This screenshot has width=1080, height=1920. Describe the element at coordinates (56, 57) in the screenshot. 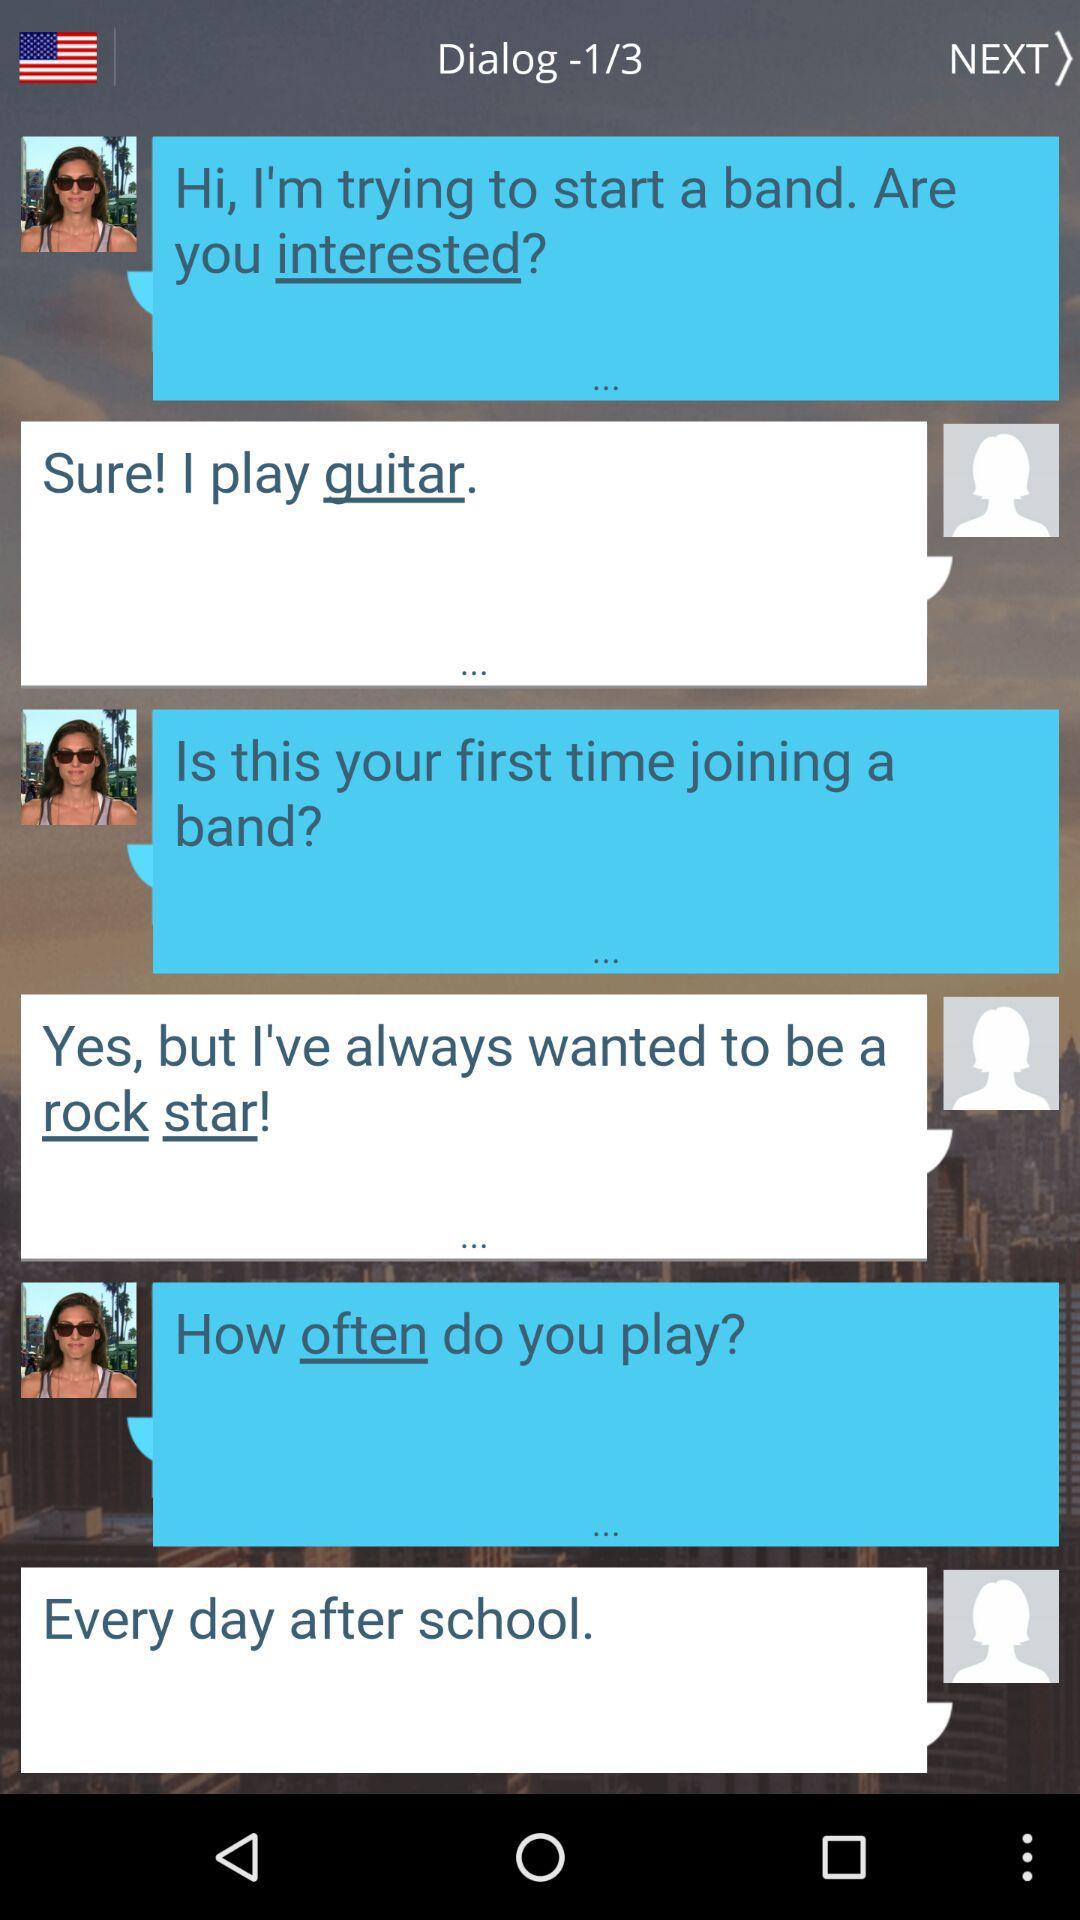

I see `english language` at that location.